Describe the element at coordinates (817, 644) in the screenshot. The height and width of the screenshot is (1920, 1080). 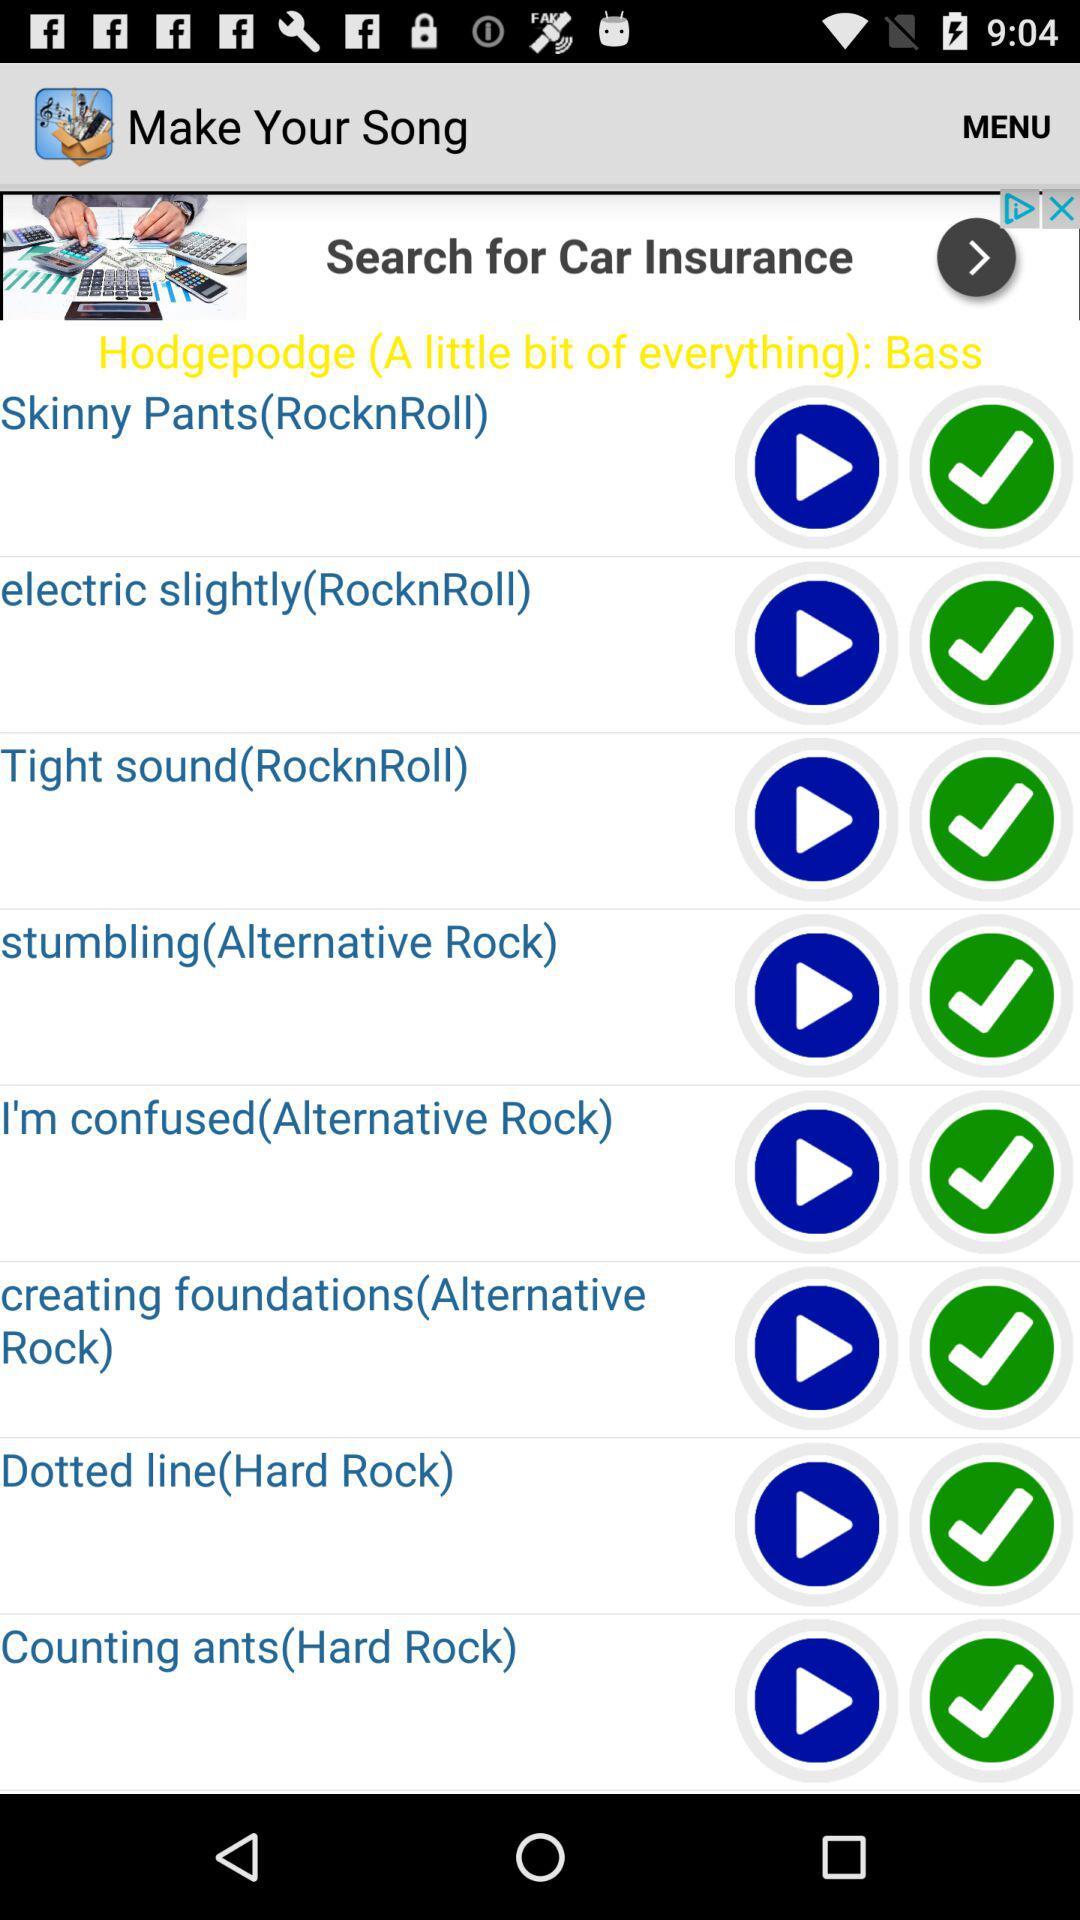
I see `the video` at that location.